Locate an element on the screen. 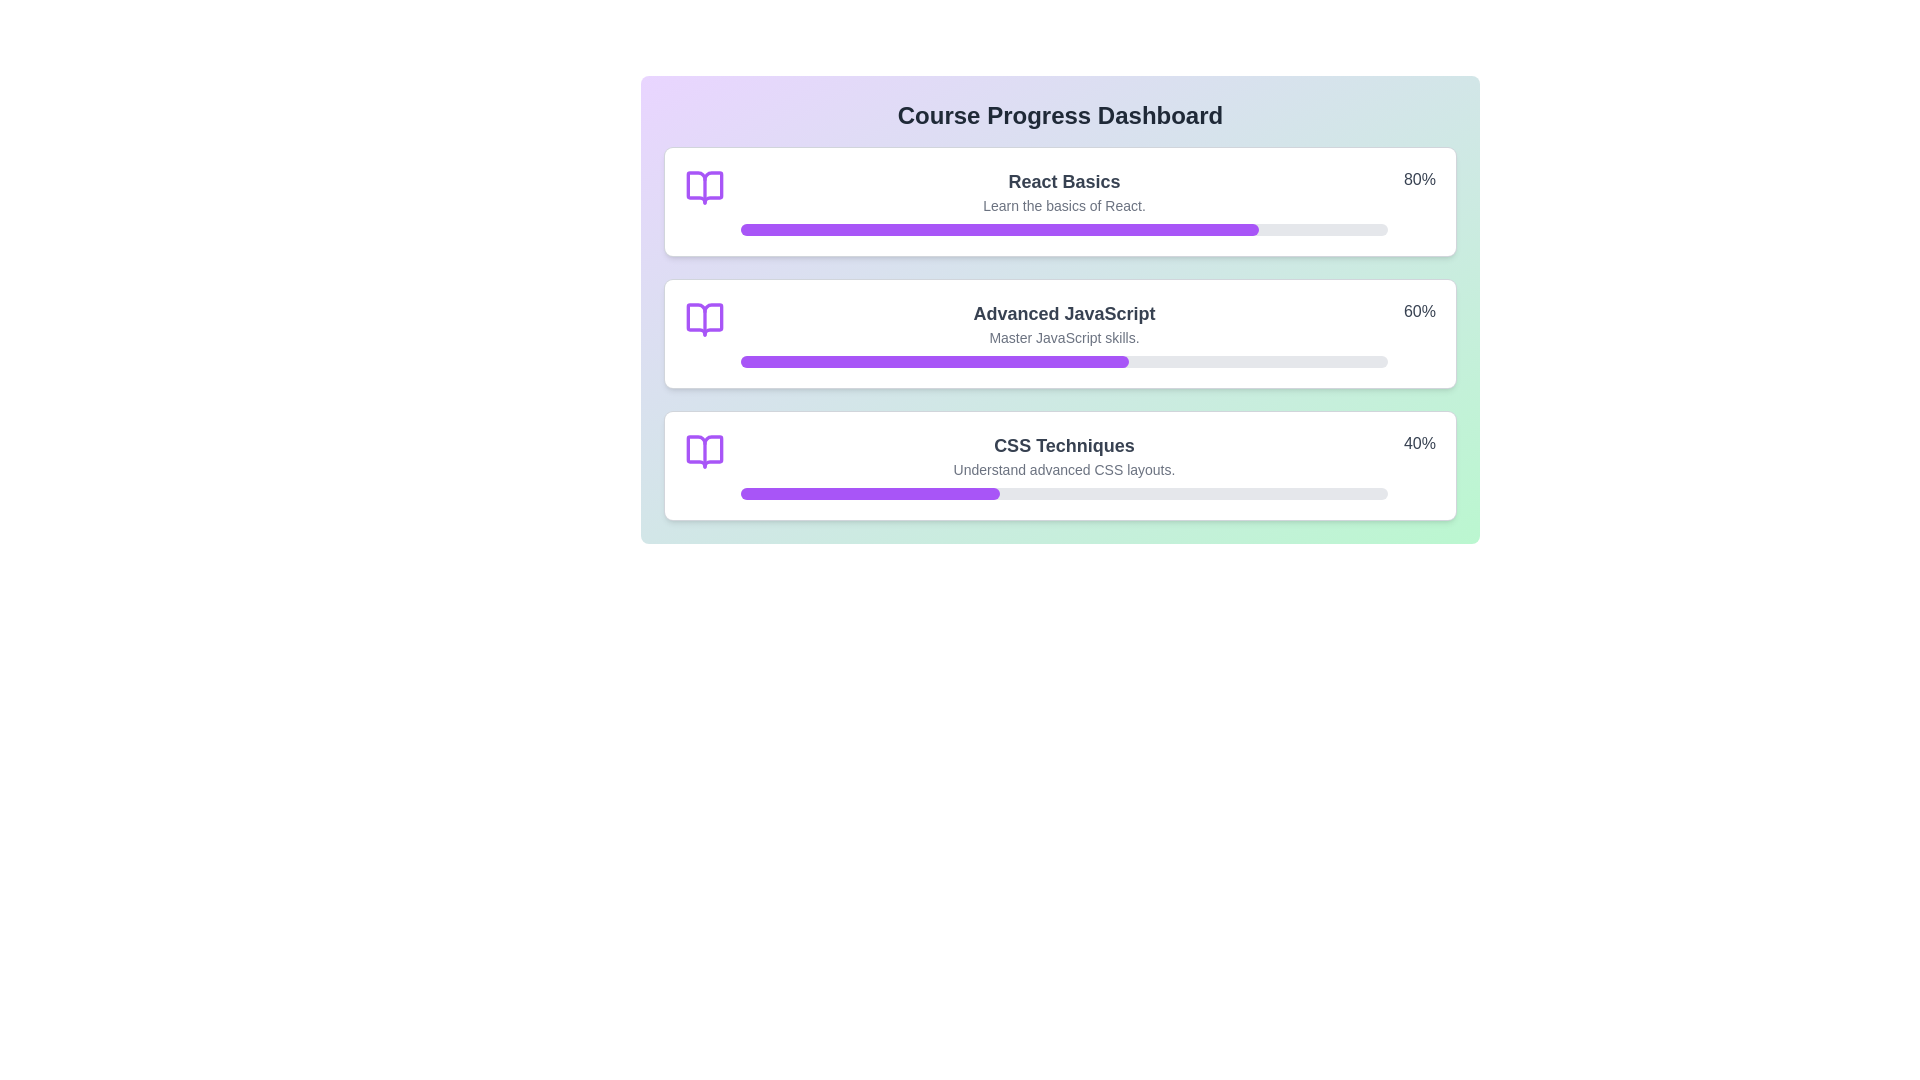 The height and width of the screenshot is (1080, 1920). the percentage completion label for the 'Advanced JavaScript' course, located above the purple progress bar indicating 60% completion is located at coordinates (1419, 313).